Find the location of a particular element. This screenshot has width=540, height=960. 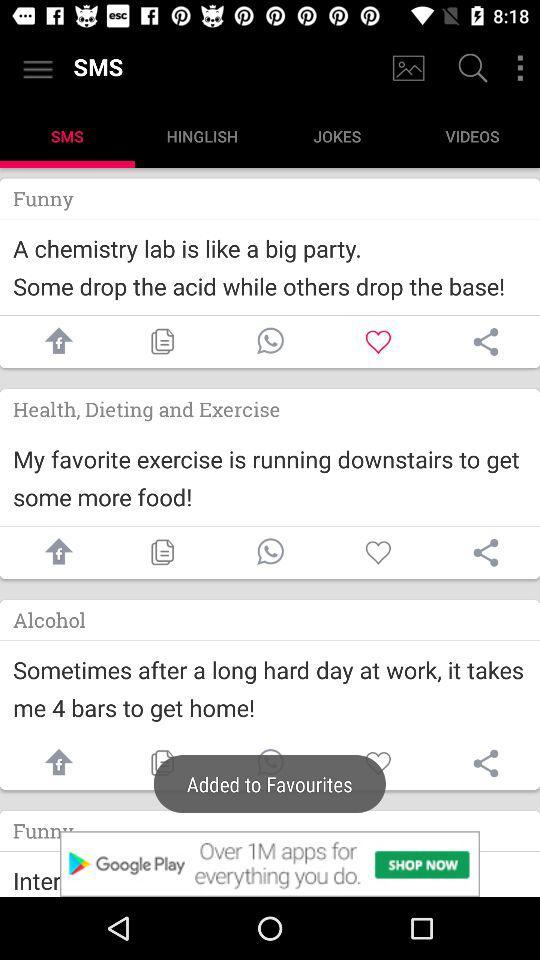

make a call is located at coordinates (270, 341).